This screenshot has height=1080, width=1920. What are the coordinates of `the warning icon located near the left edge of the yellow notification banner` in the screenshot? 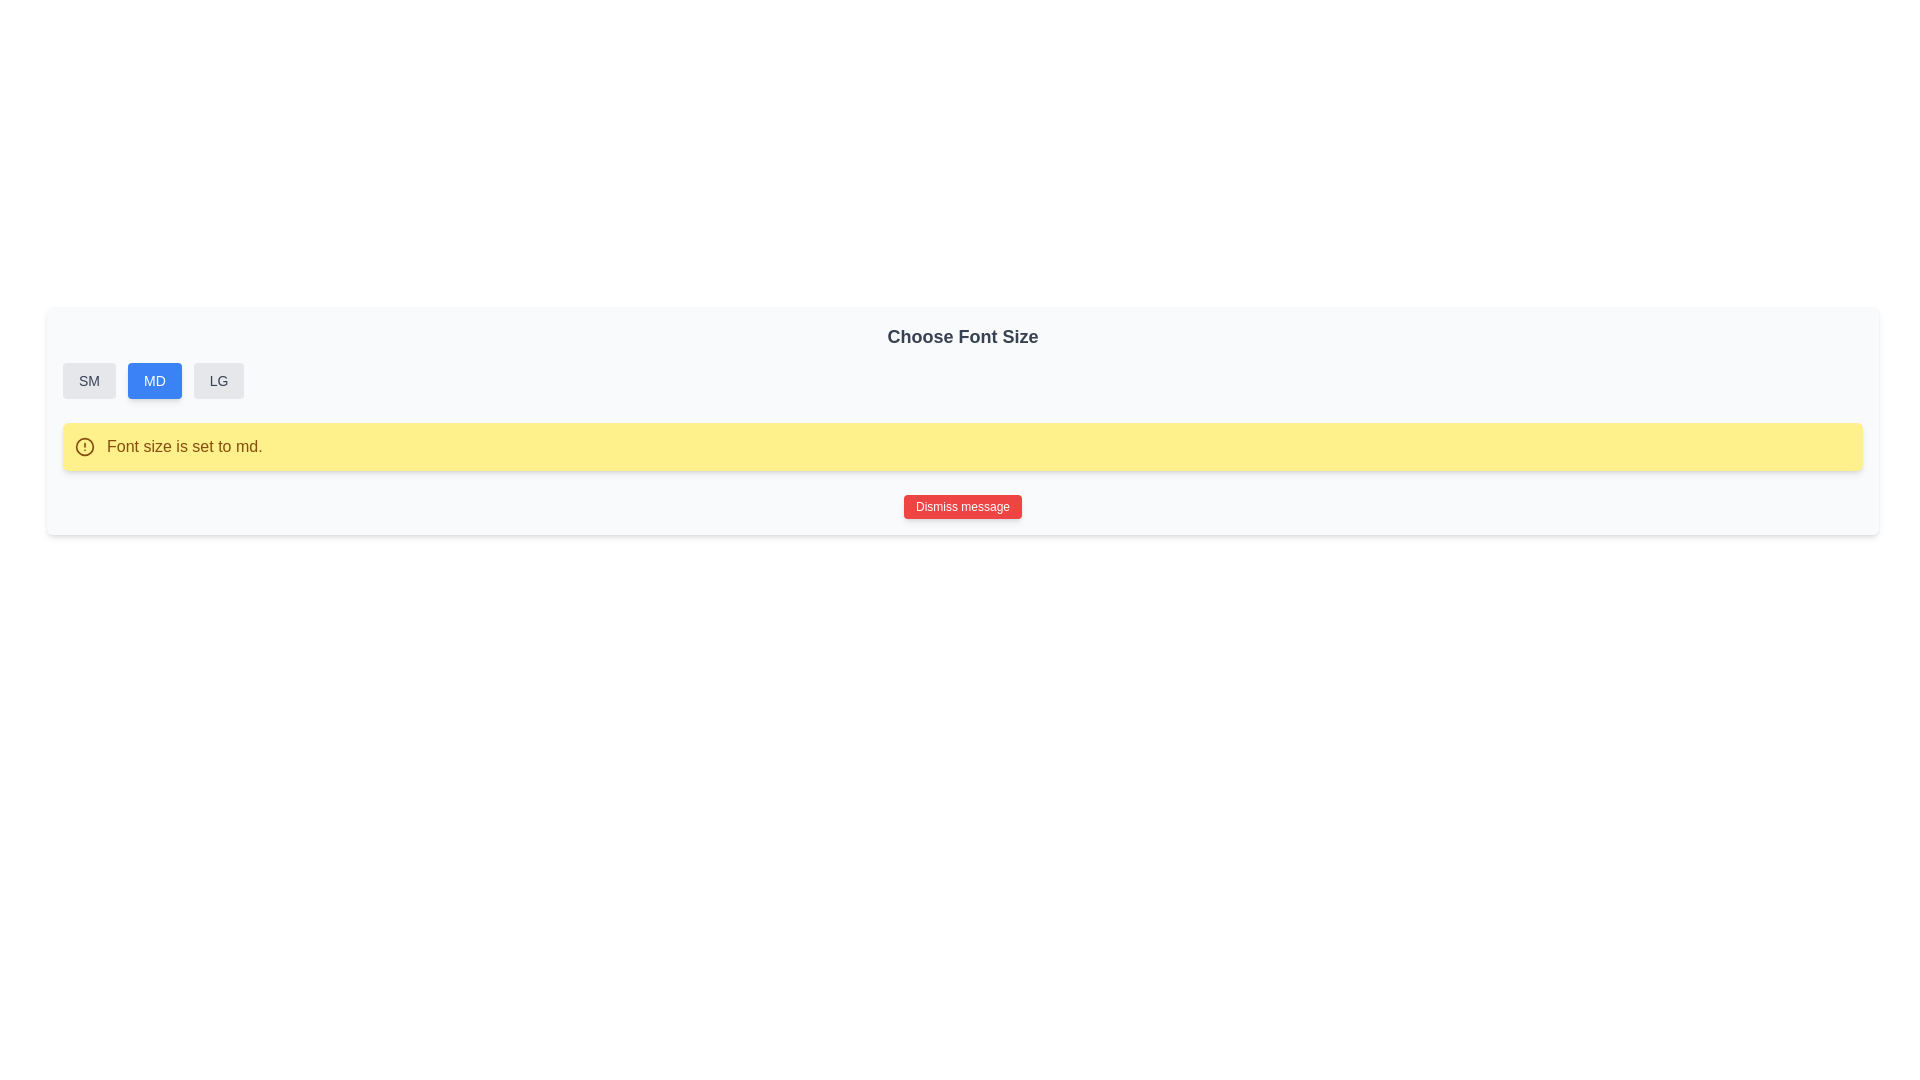 It's located at (84, 446).